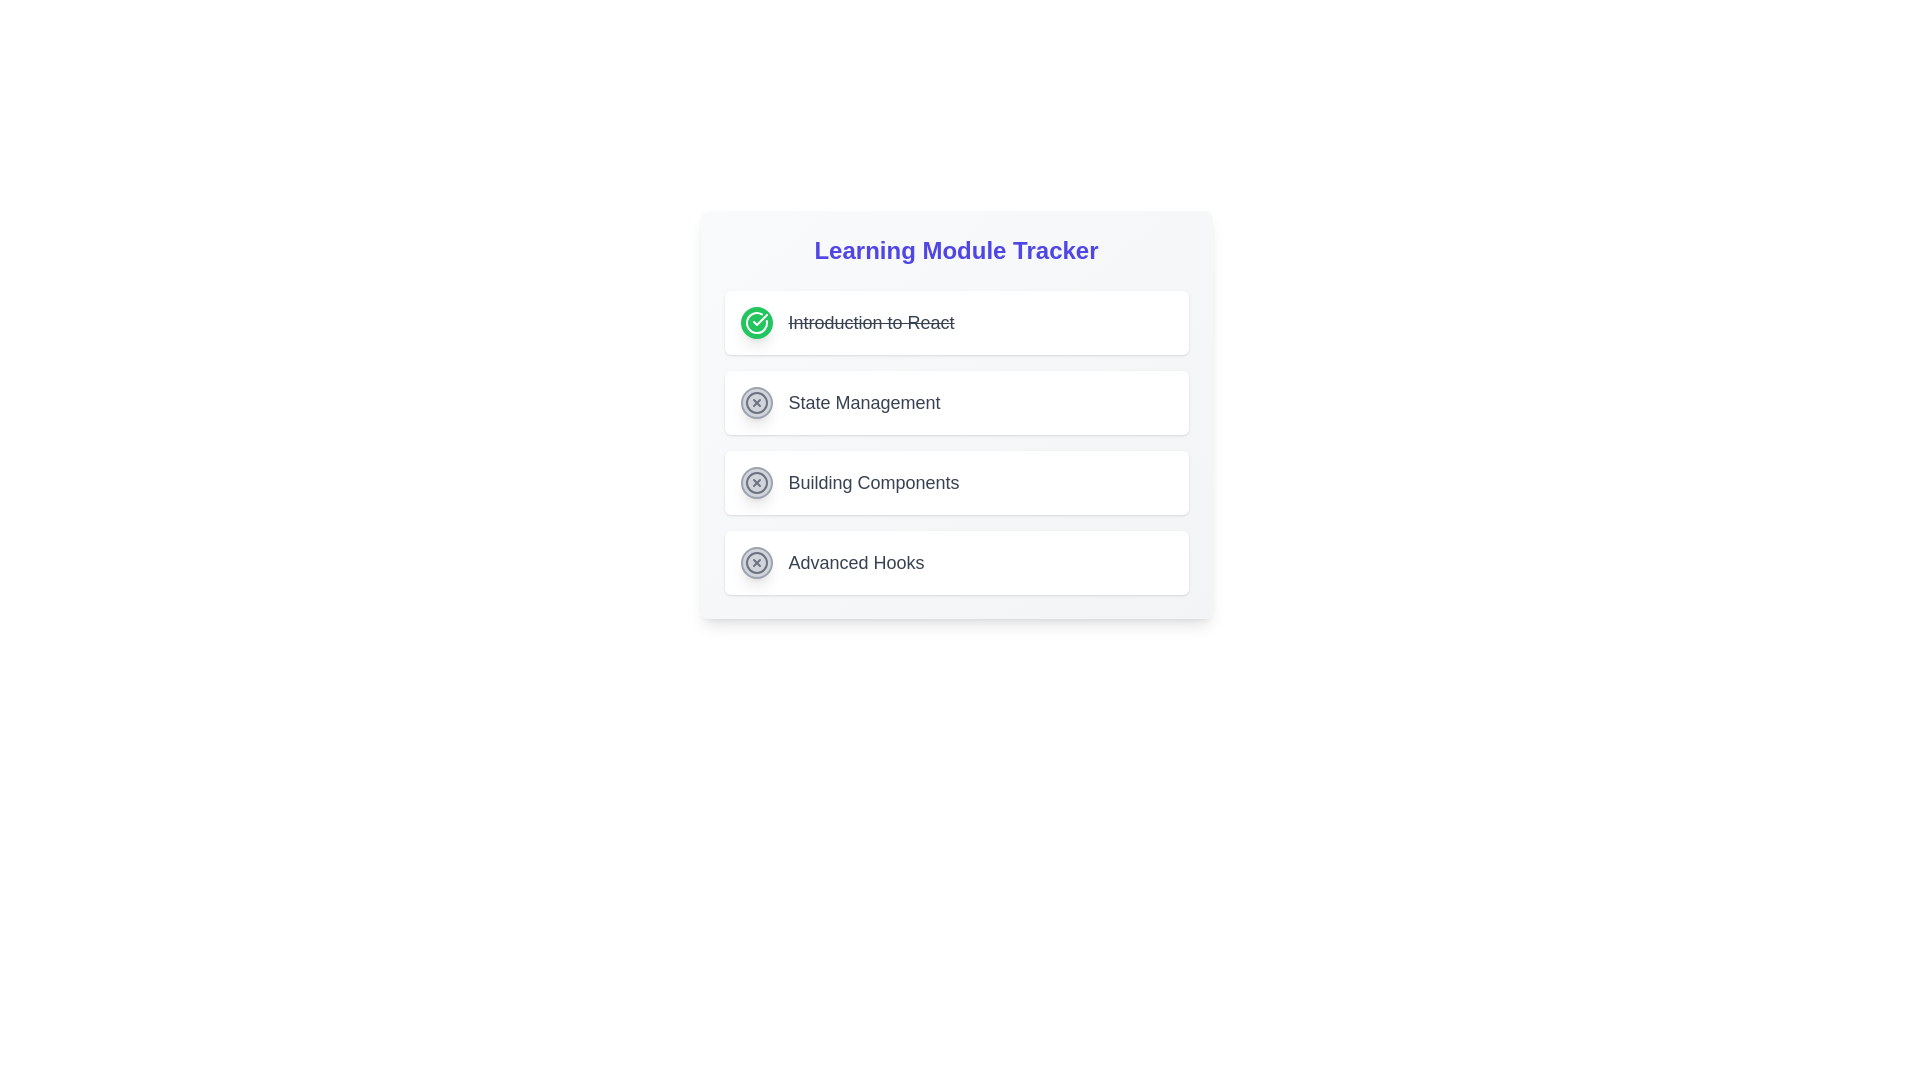  What do you see at coordinates (955, 563) in the screenshot?
I see `the List Item Card titled 'Advanced Hooks', which is the fourth item in the vertical list of learning modules` at bounding box center [955, 563].